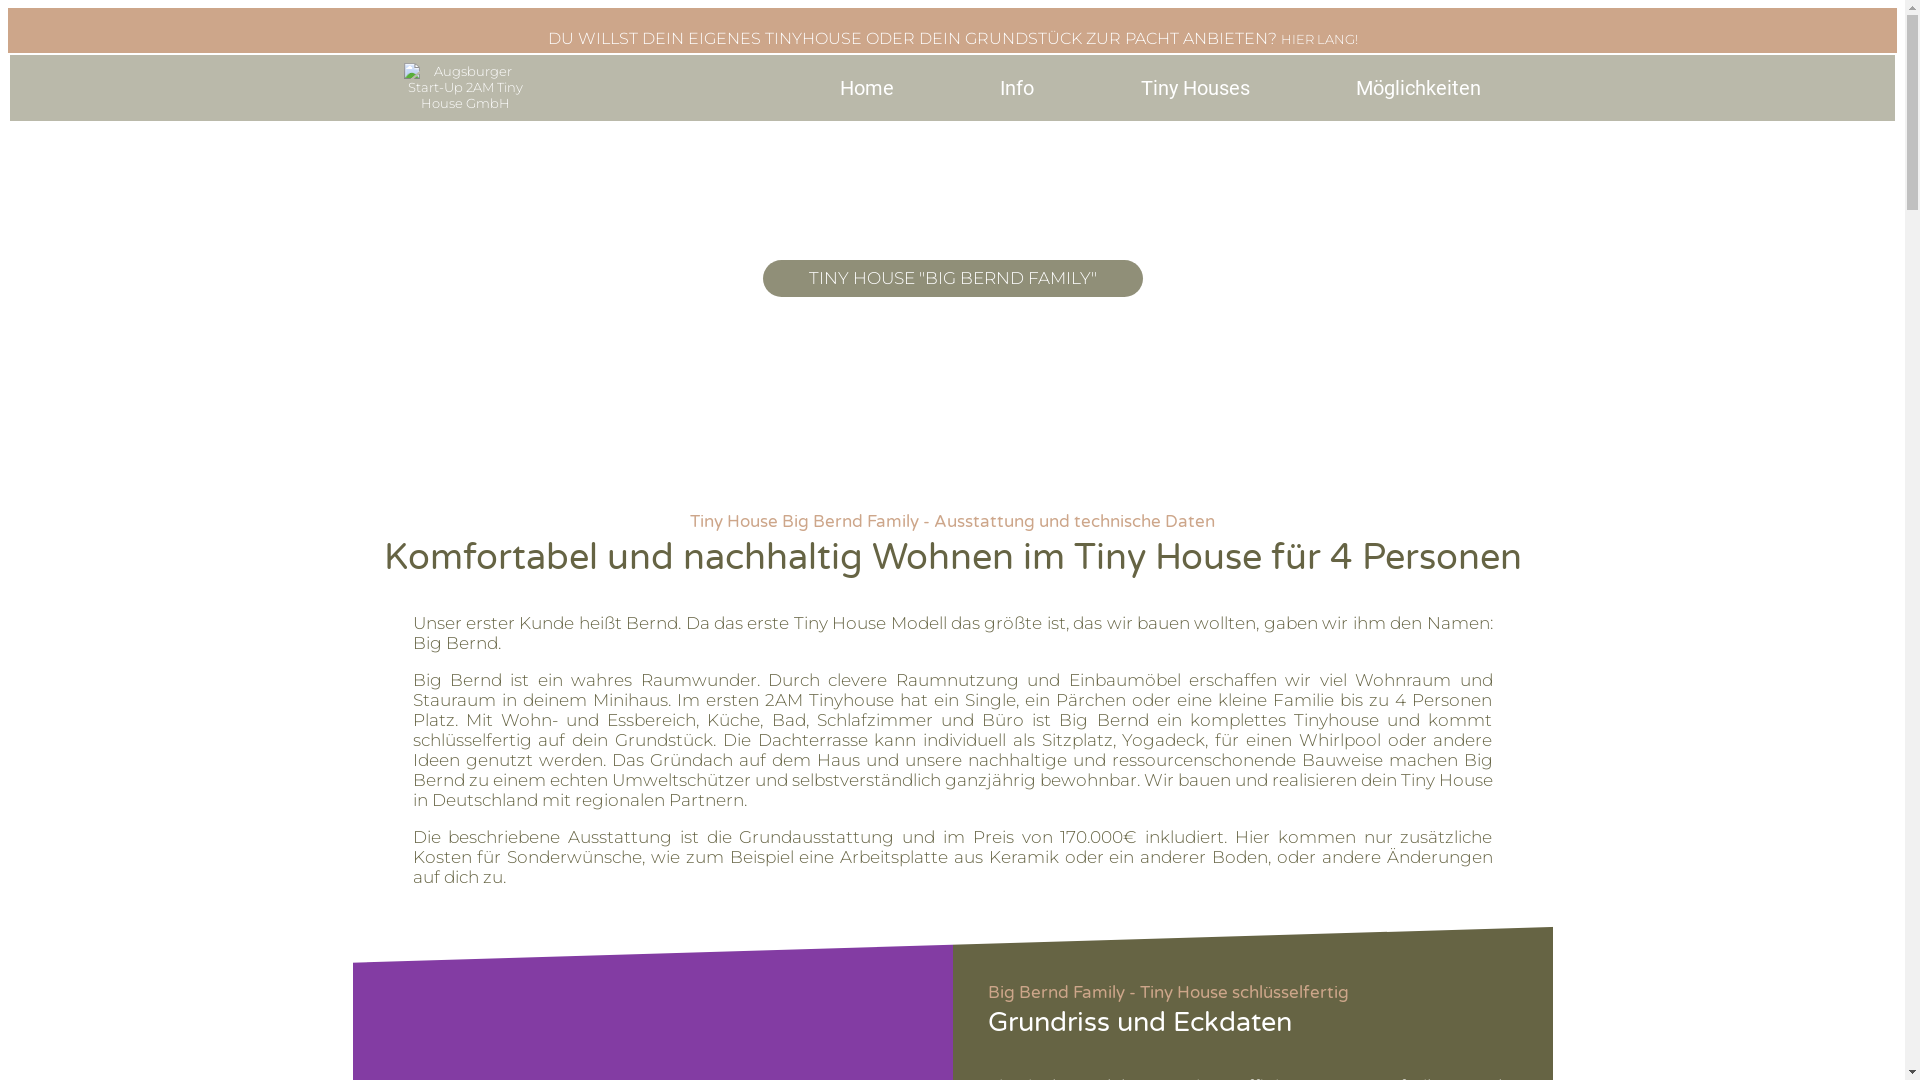 This screenshot has width=1920, height=1080. I want to click on 'Info', so click(945, 87).